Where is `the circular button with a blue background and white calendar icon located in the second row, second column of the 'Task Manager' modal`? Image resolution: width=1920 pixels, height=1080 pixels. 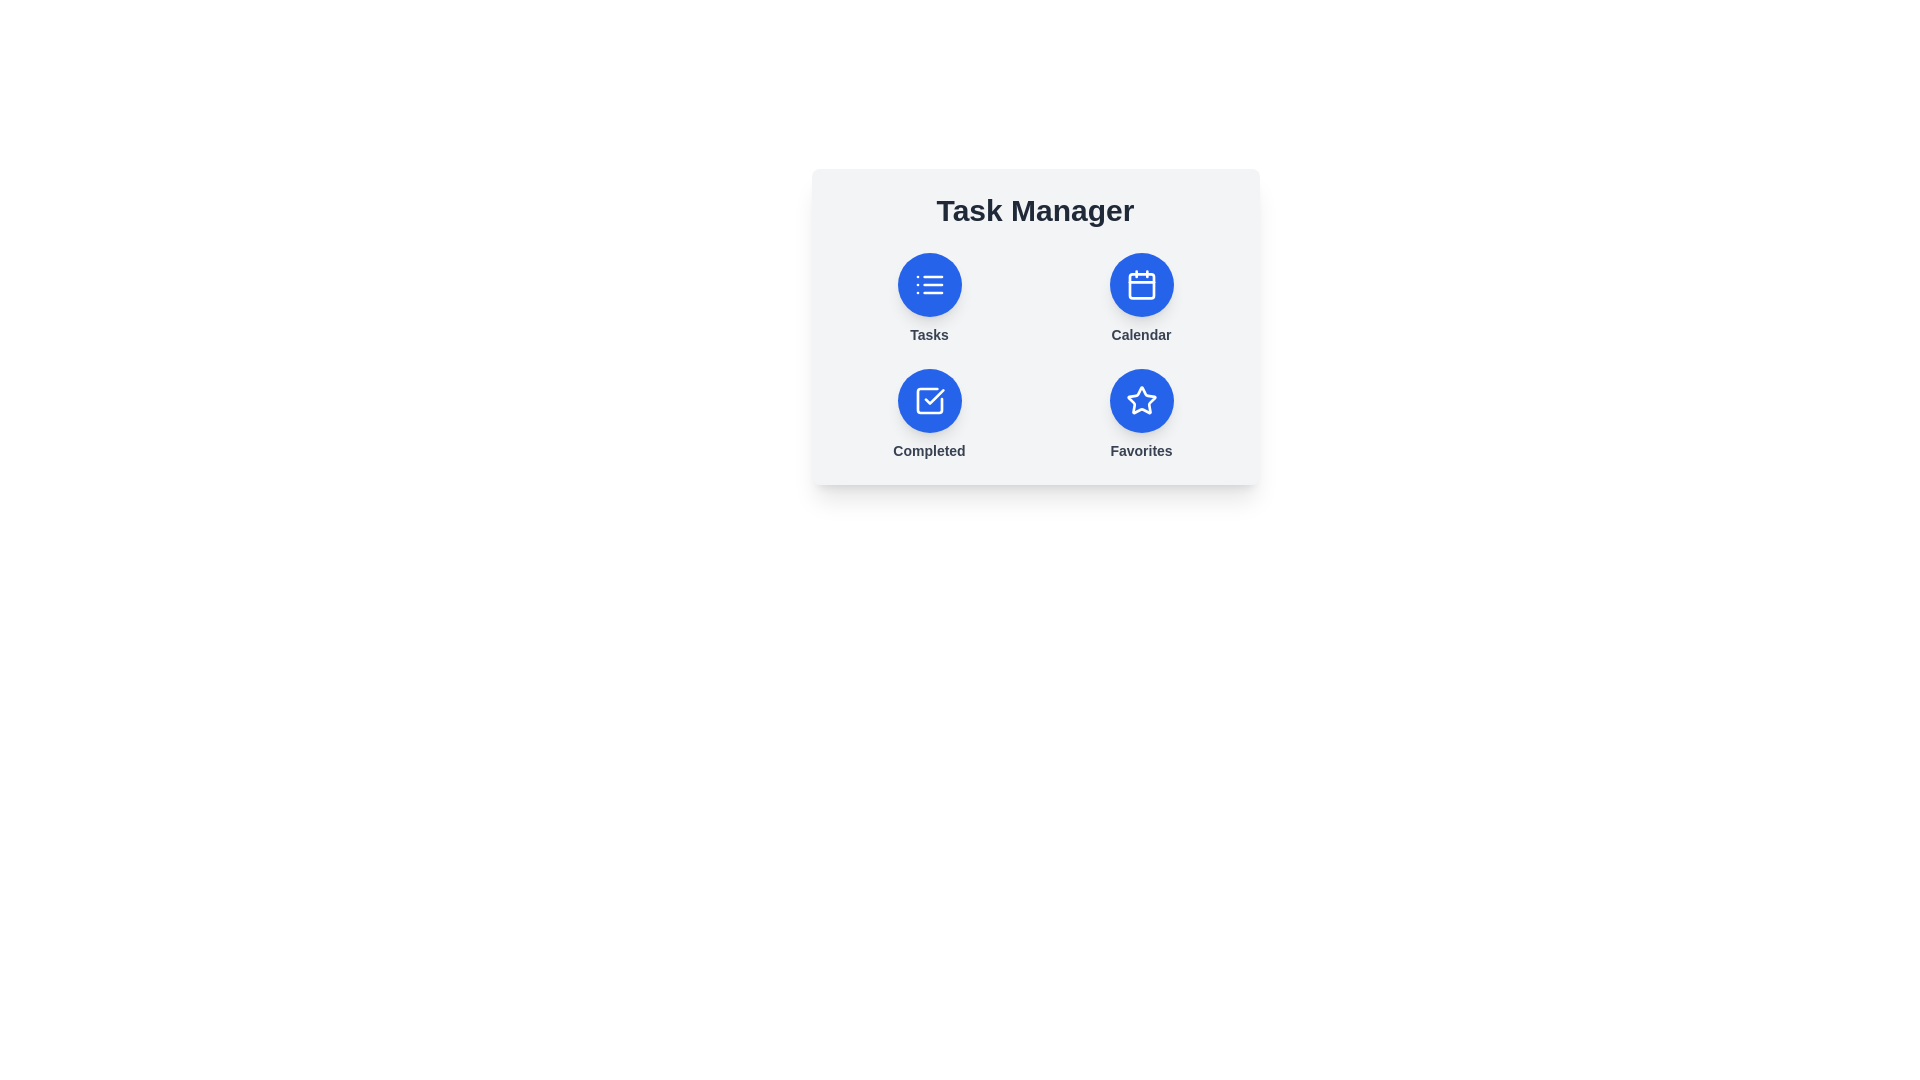
the circular button with a blue background and white calendar icon located in the second row, second column of the 'Task Manager' modal is located at coordinates (1141, 285).